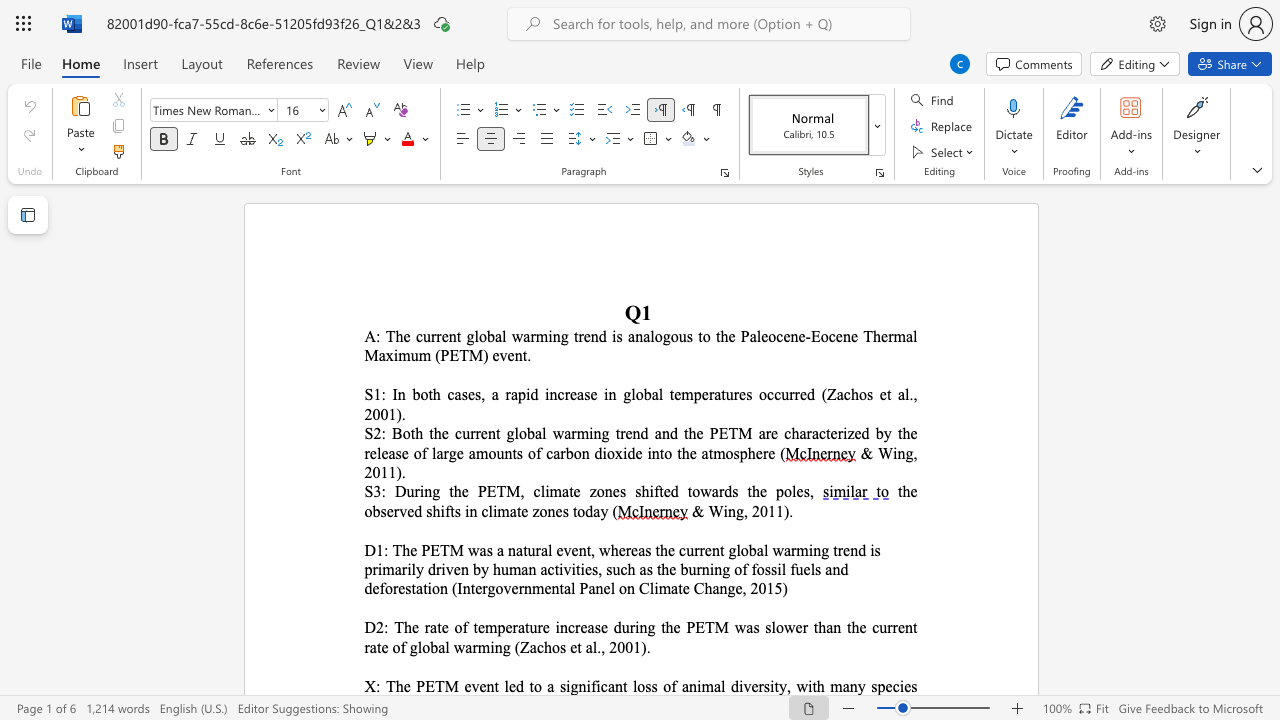  What do you see at coordinates (494, 335) in the screenshot?
I see `the space between the continuous character "b" and "a" in the text` at bounding box center [494, 335].